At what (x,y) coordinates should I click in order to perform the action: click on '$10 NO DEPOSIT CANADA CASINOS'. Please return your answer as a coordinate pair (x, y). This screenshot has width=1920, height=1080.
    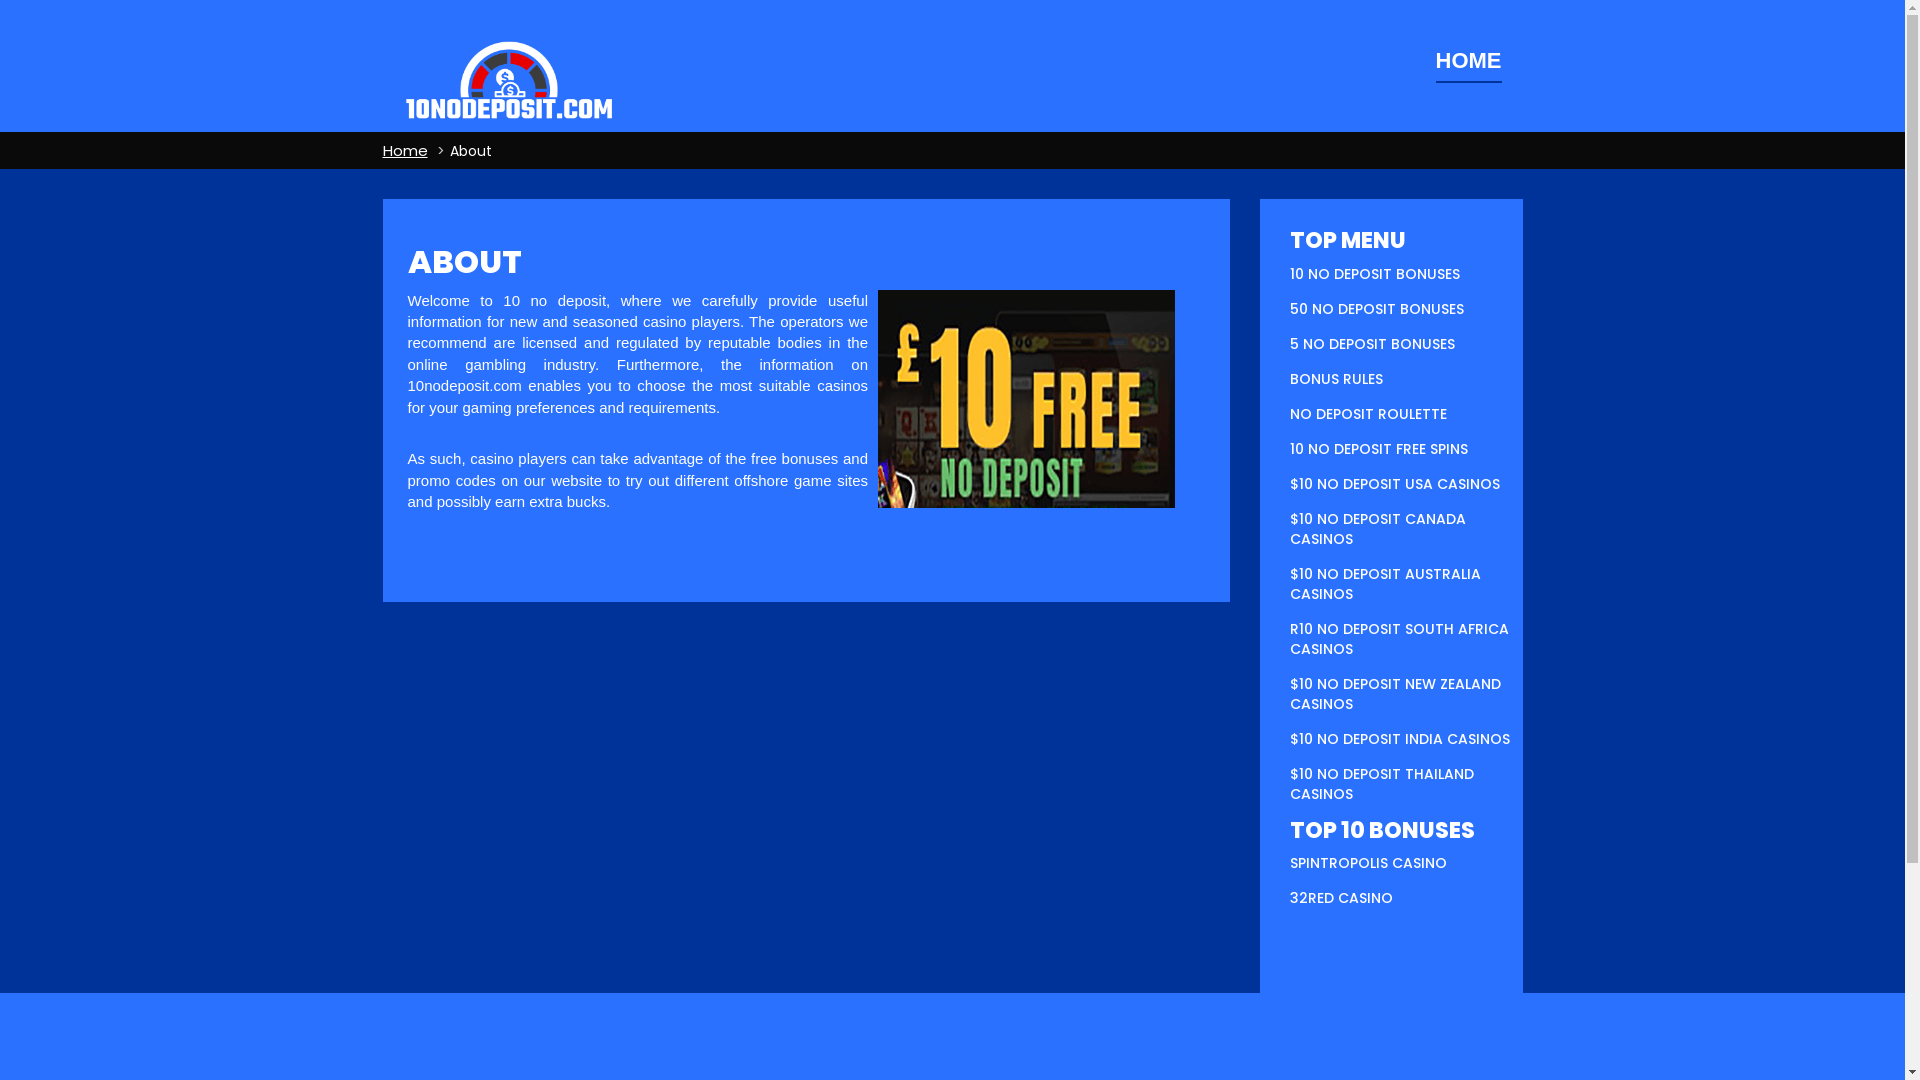
    Looking at the image, I should click on (1376, 527).